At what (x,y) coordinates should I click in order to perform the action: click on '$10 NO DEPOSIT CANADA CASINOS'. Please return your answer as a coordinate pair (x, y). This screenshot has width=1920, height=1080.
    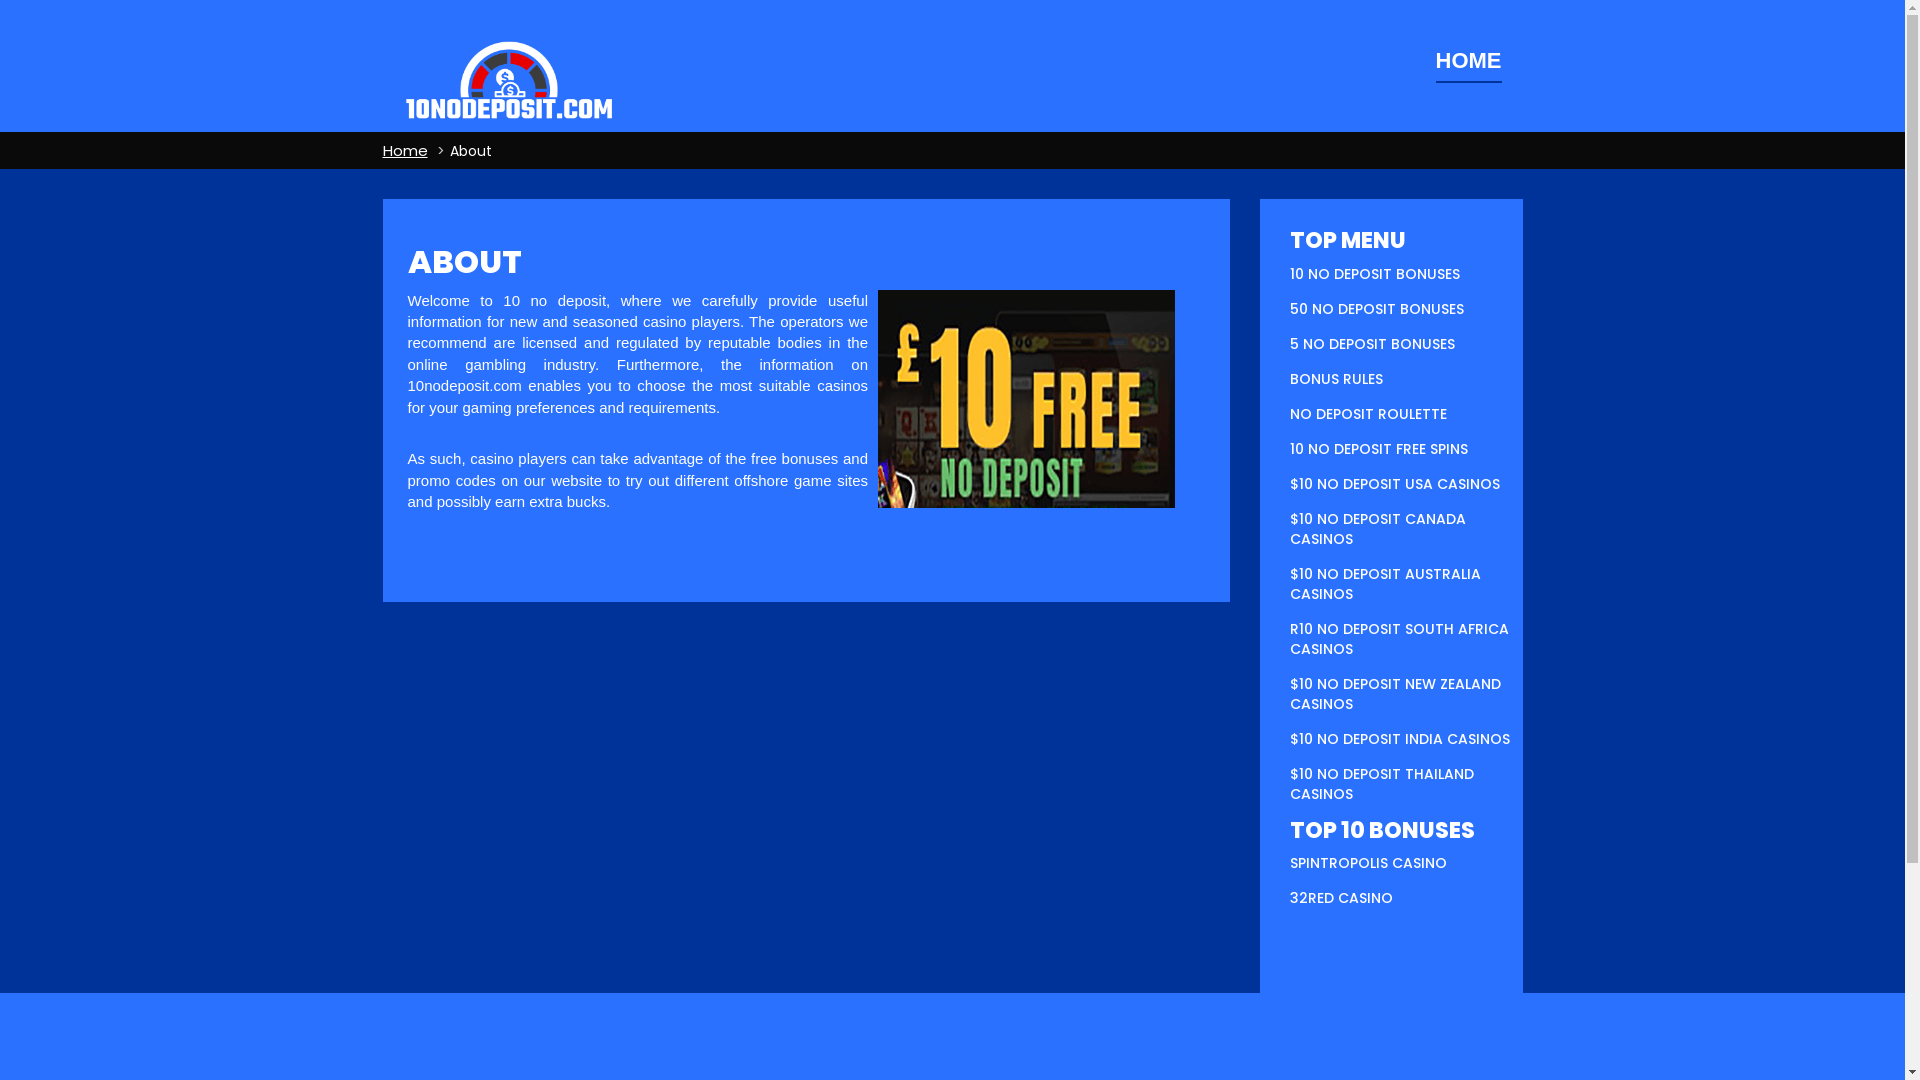
    Looking at the image, I should click on (1376, 527).